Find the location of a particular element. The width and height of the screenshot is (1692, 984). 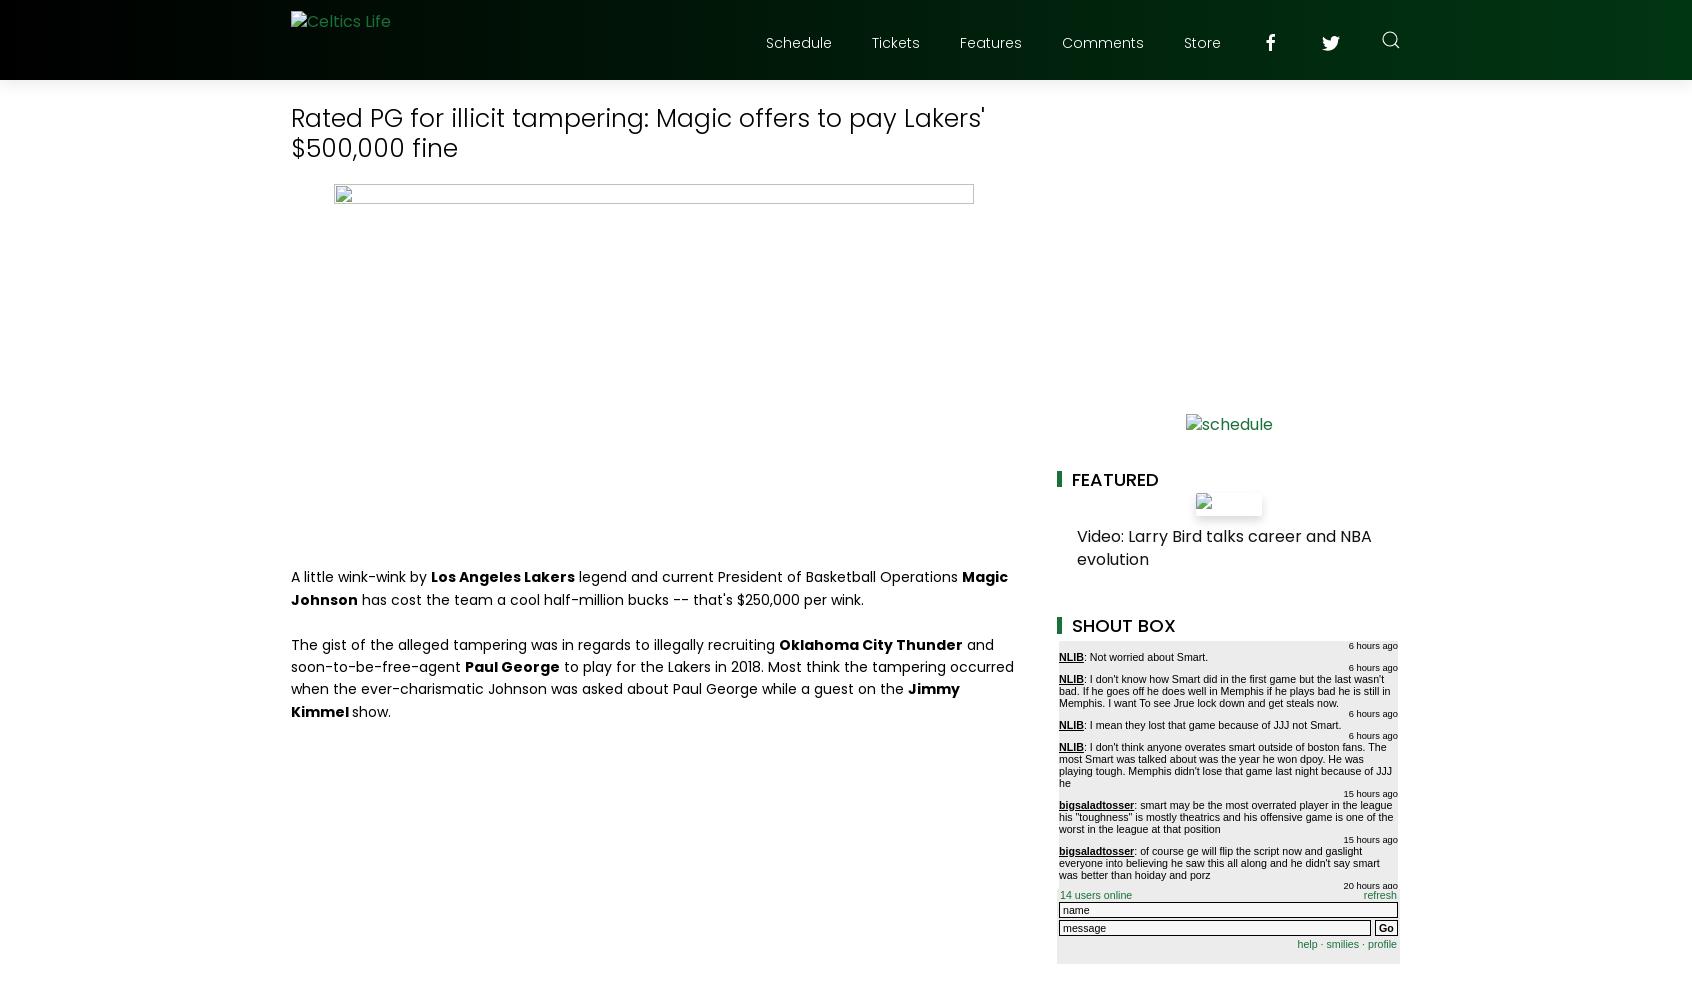

'Los Angeles Lakers' is located at coordinates (503, 576).